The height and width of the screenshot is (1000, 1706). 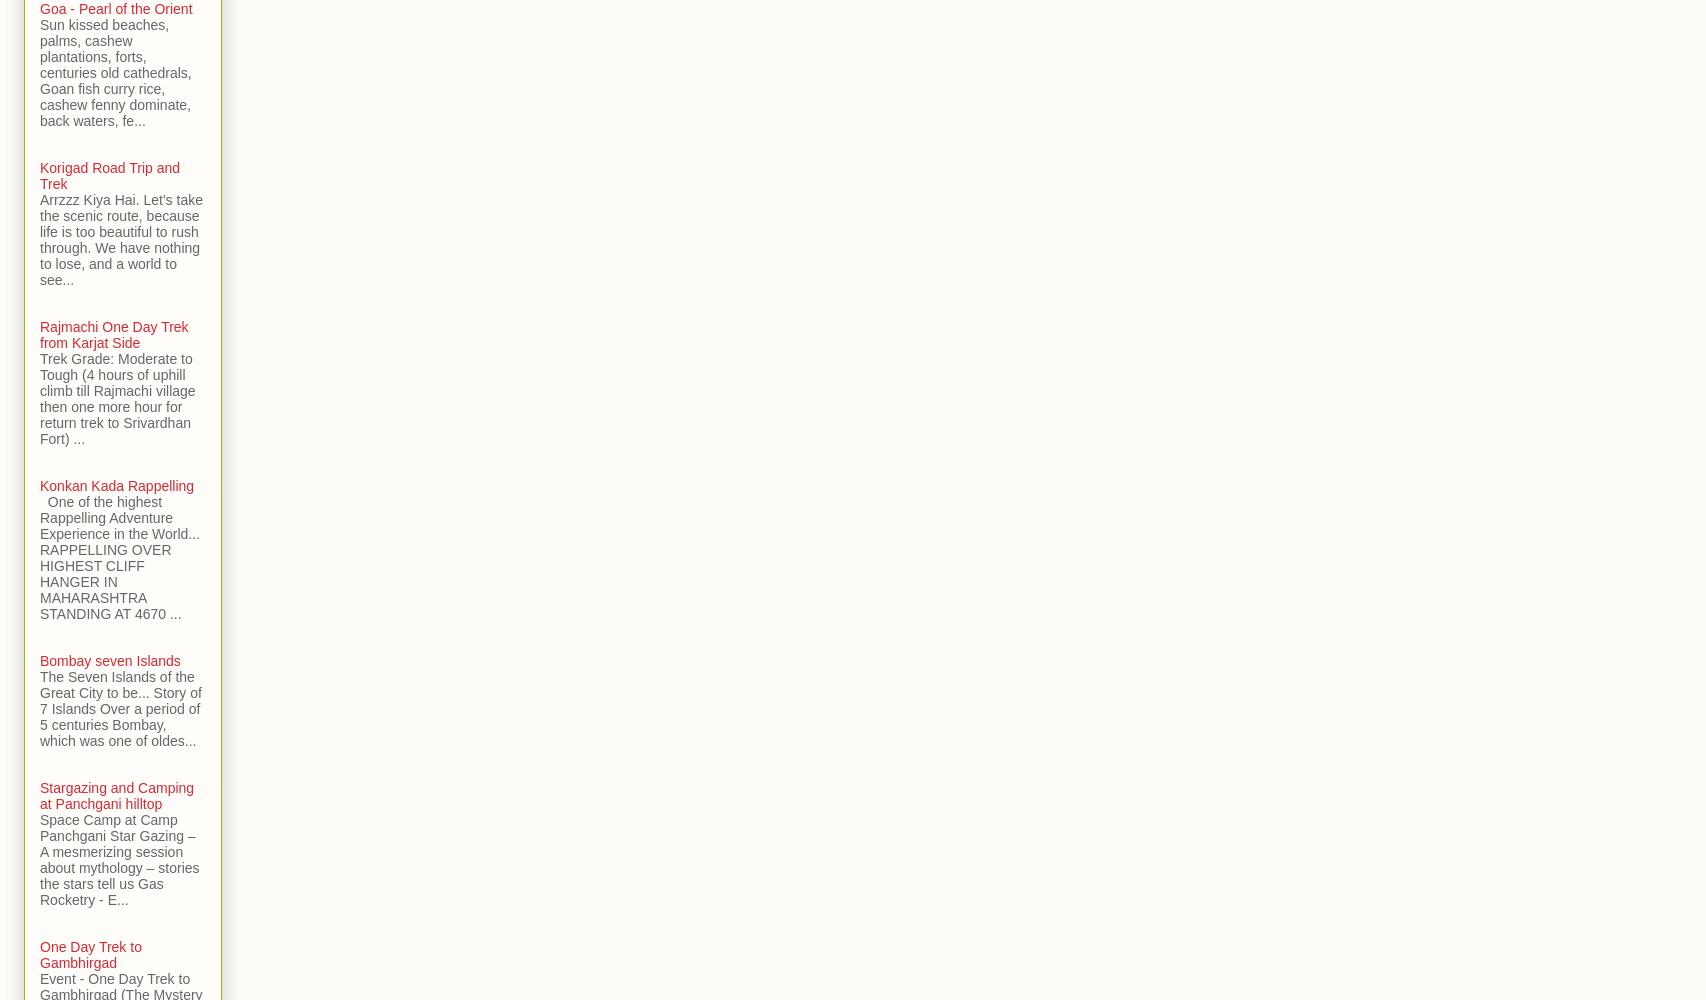 I want to click on 'Bombay seven Islands', so click(x=110, y=661).